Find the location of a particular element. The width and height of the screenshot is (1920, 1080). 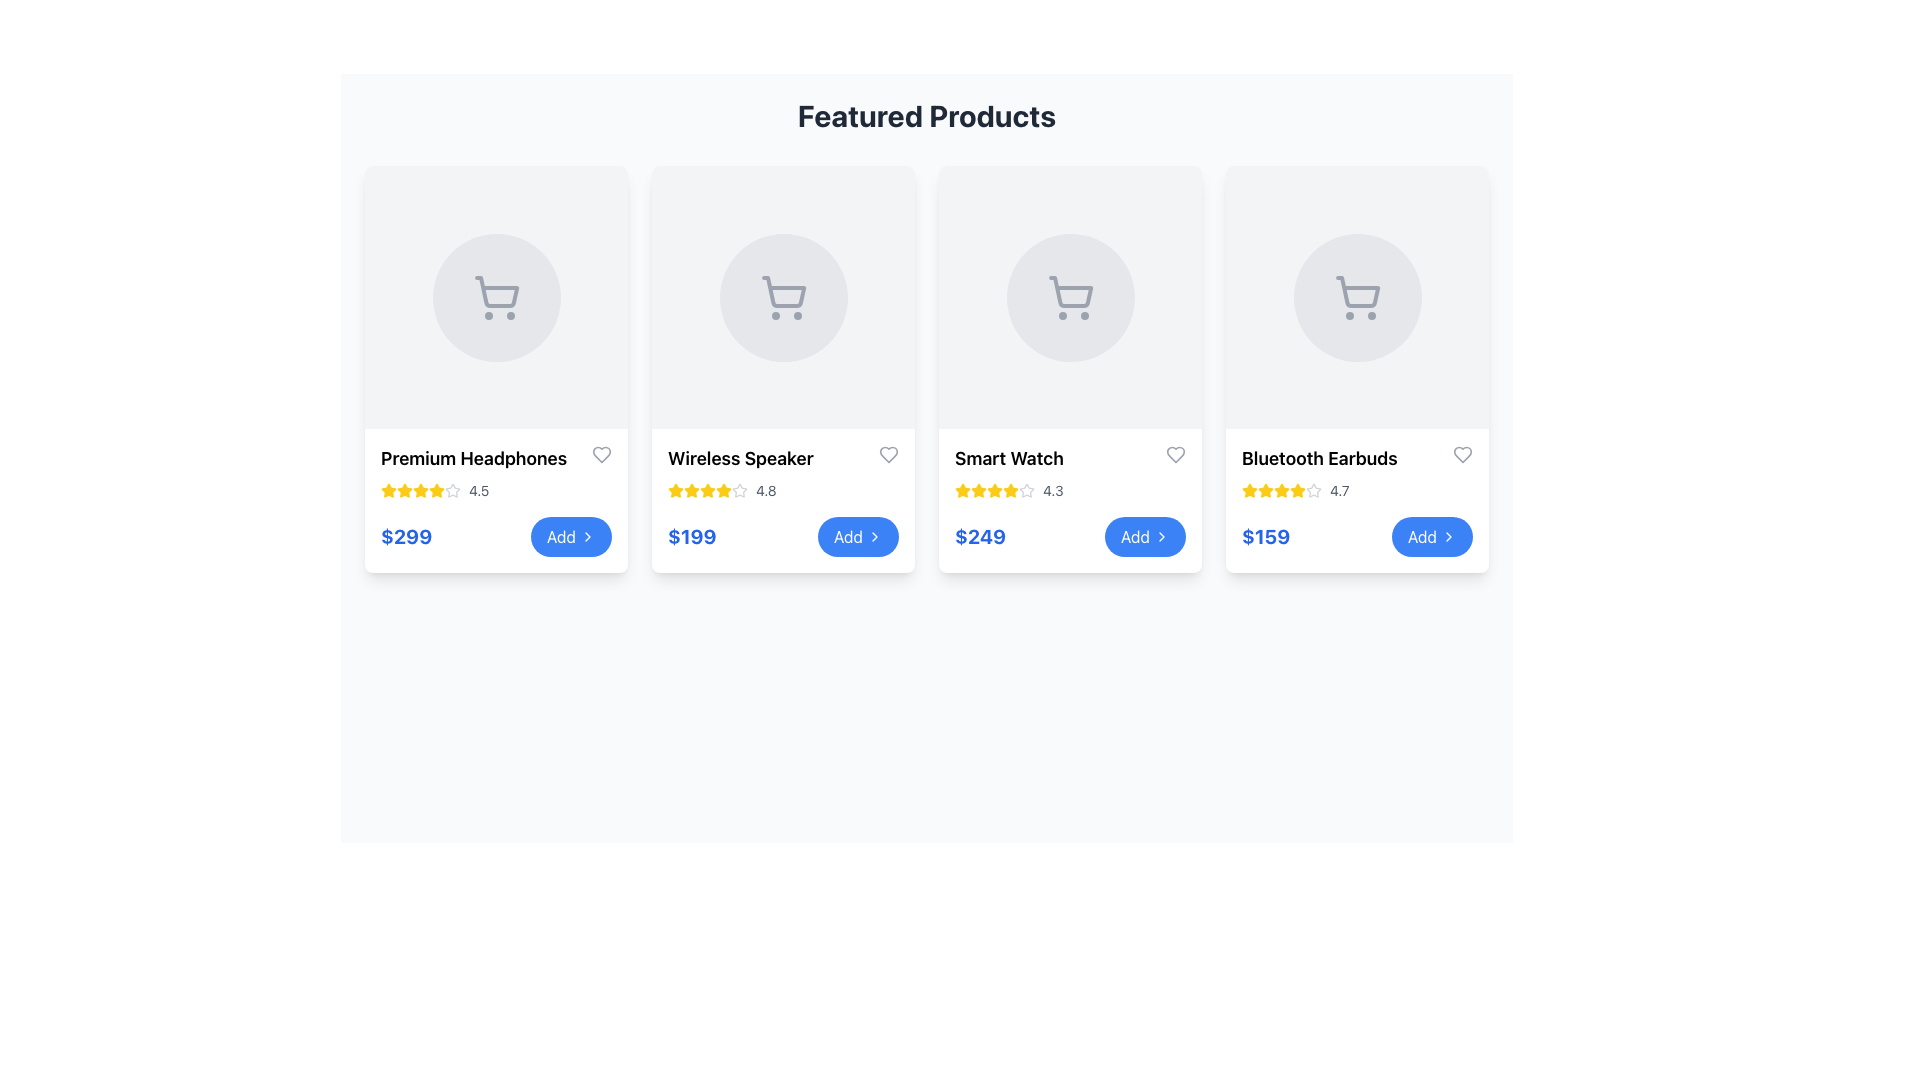

the button located at the bottom-right of the fourth product card for Bluetooth Earbuds to trigger the hover effect is located at coordinates (1431, 535).